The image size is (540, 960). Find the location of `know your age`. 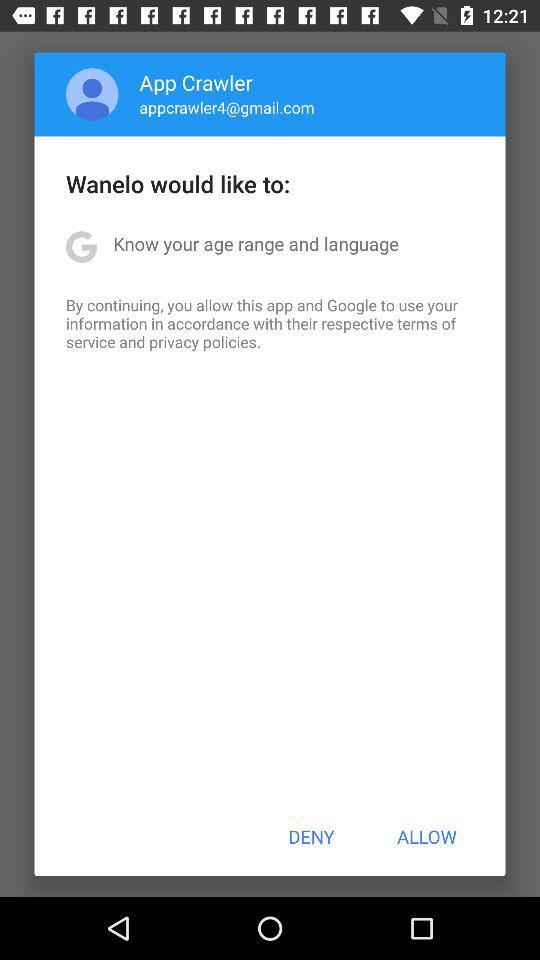

know your age is located at coordinates (256, 242).